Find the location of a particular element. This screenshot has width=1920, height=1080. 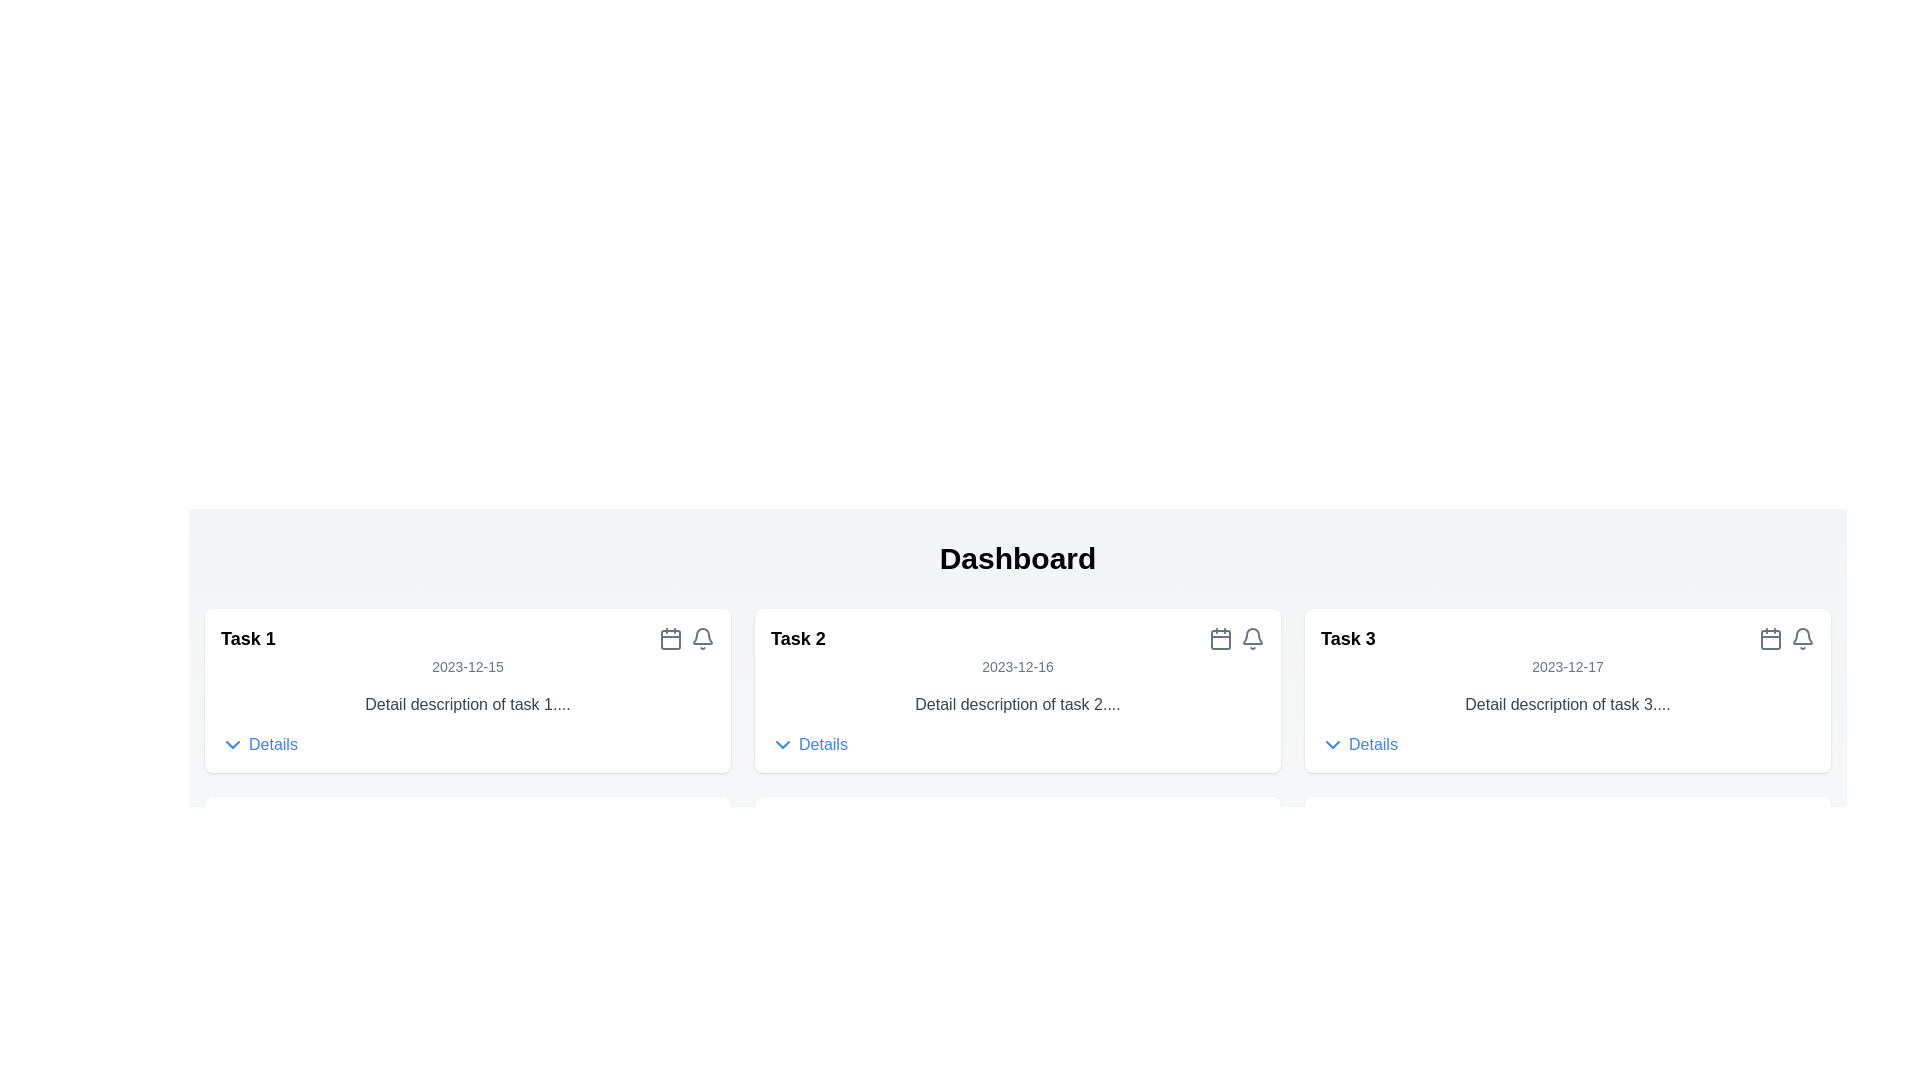

the Calendar Icon located at the top-right of the Task 2 card, which is visually aligned beside a bell icon is located at coordinates (1219, 640).